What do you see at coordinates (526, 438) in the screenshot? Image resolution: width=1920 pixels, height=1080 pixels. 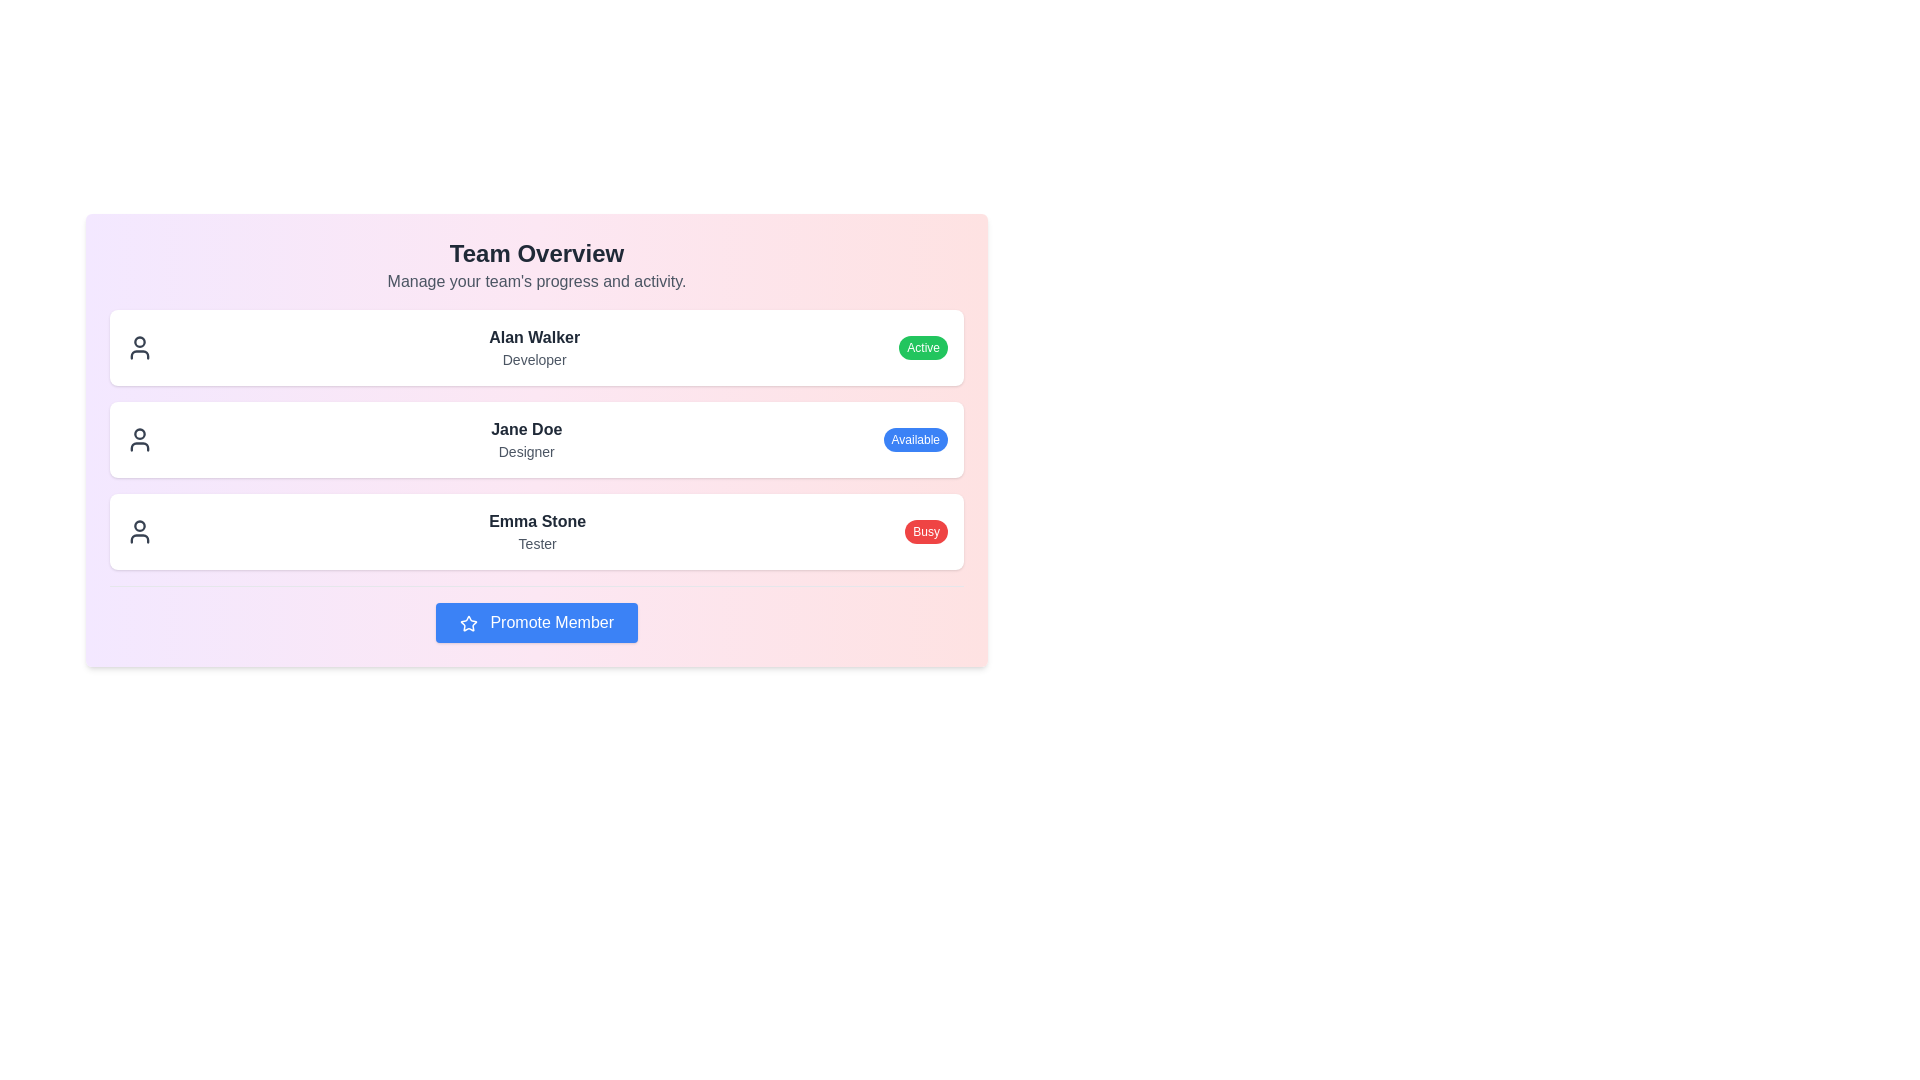 I see `the Label displaying 'Jane Doe, Designer' located in the second row of the card list under the 'Team Overview' section` at bounding box center [526, 438].